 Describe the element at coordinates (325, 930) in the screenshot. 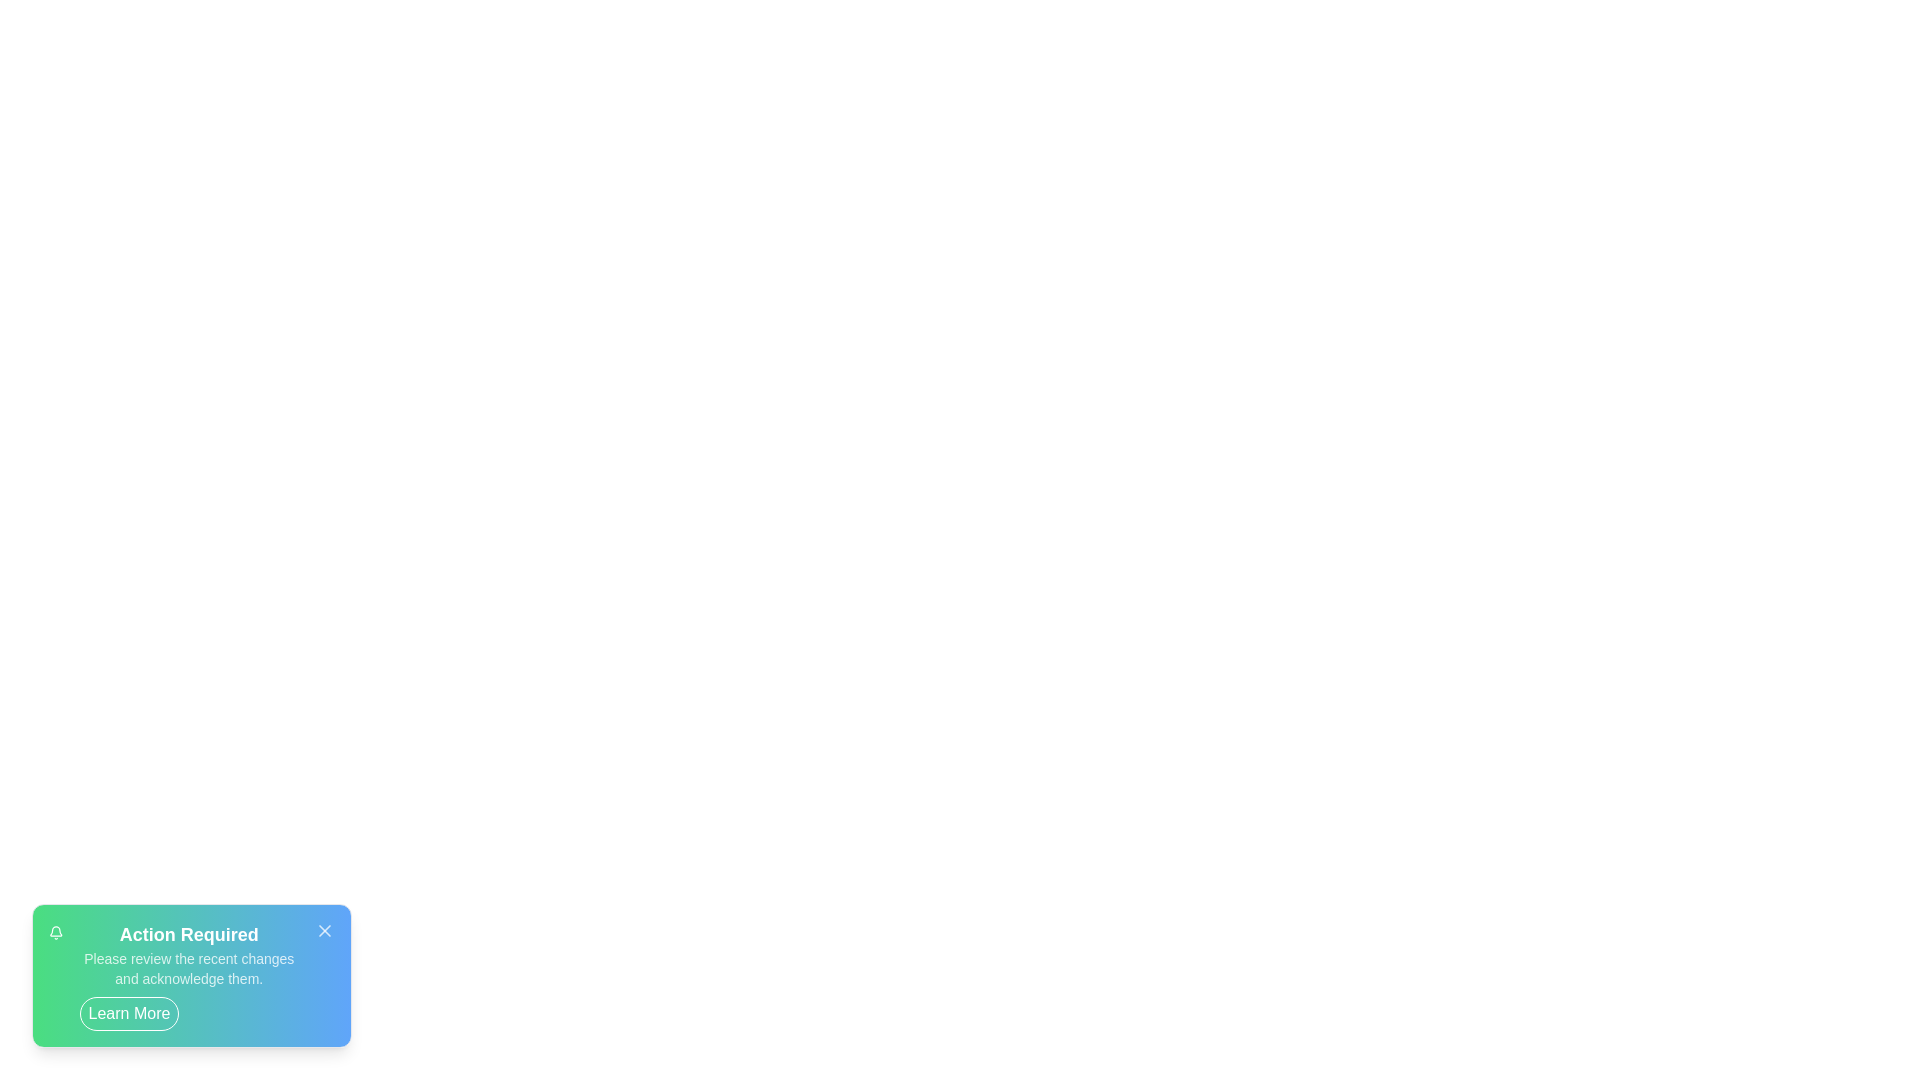

I see `the dismiss button to close the notification` at that location.